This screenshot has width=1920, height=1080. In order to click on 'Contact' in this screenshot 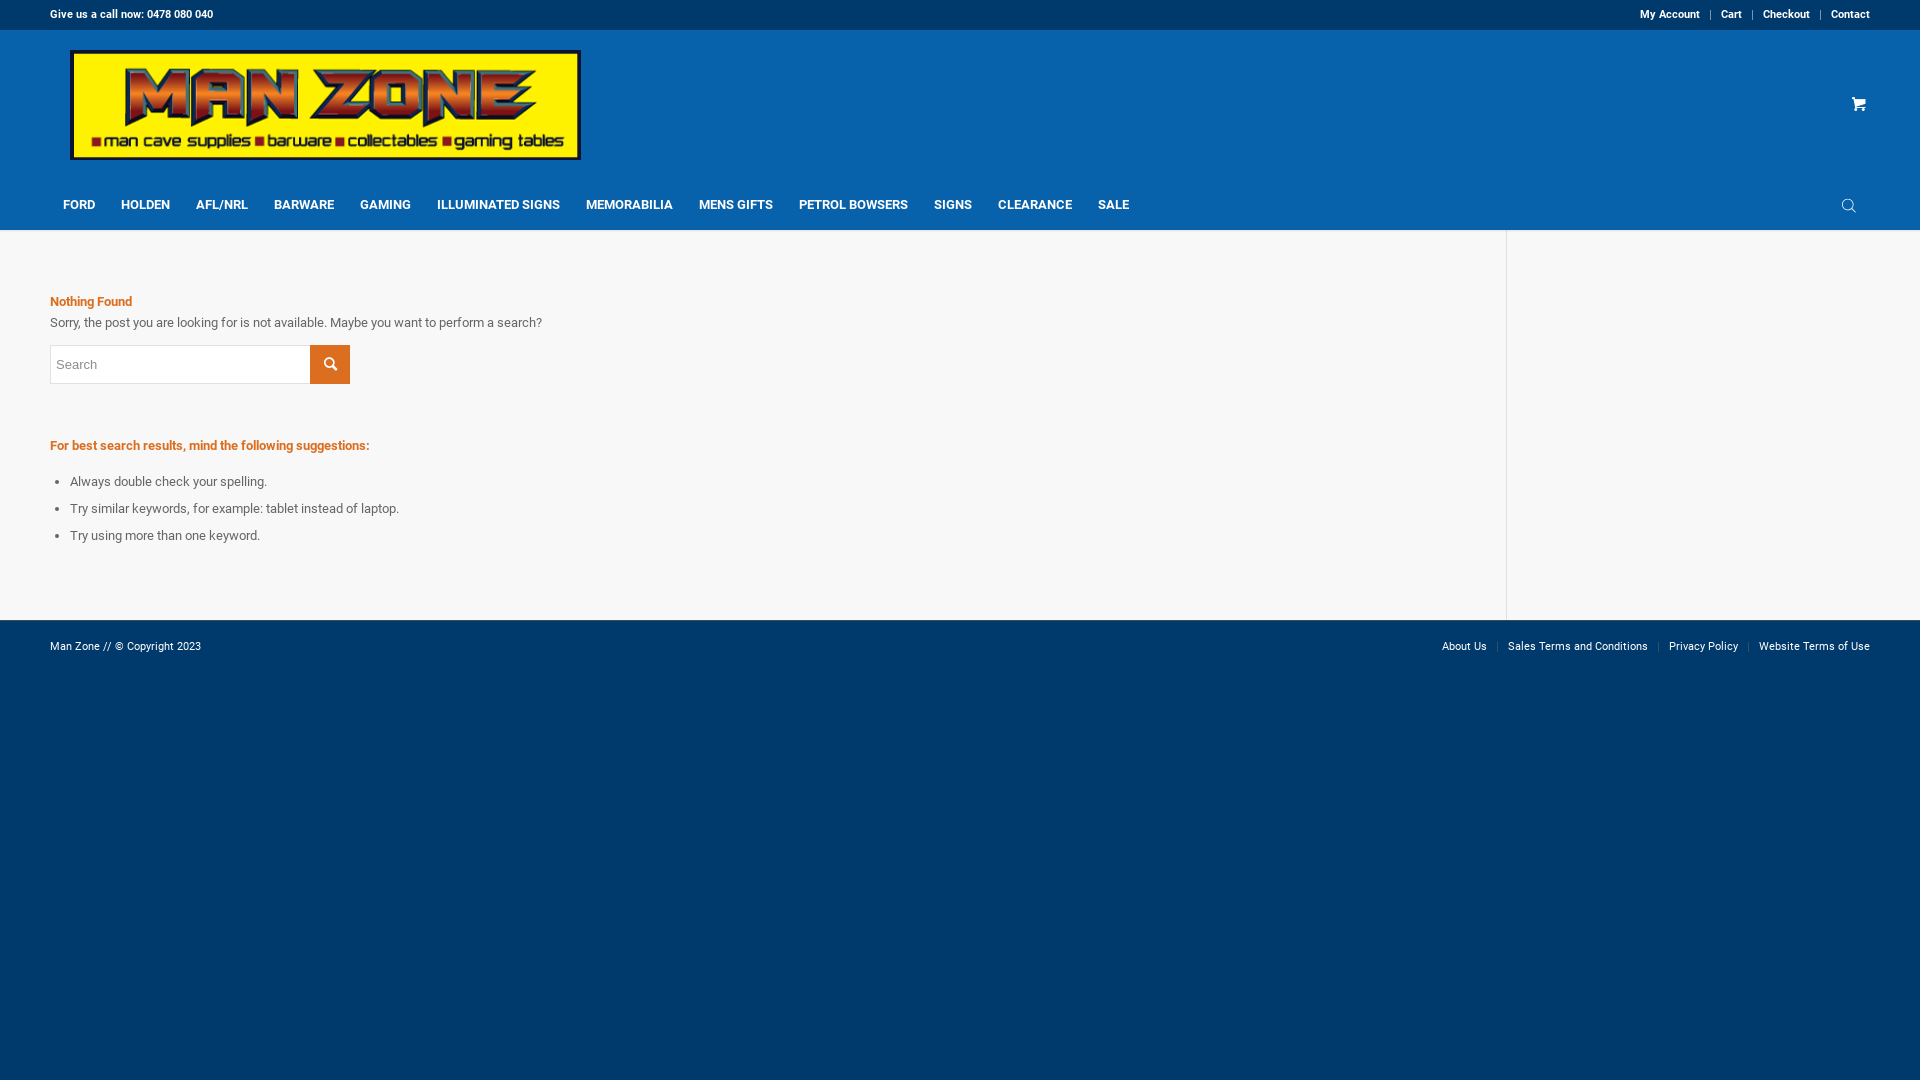, I will do `click(1849, 14)`.